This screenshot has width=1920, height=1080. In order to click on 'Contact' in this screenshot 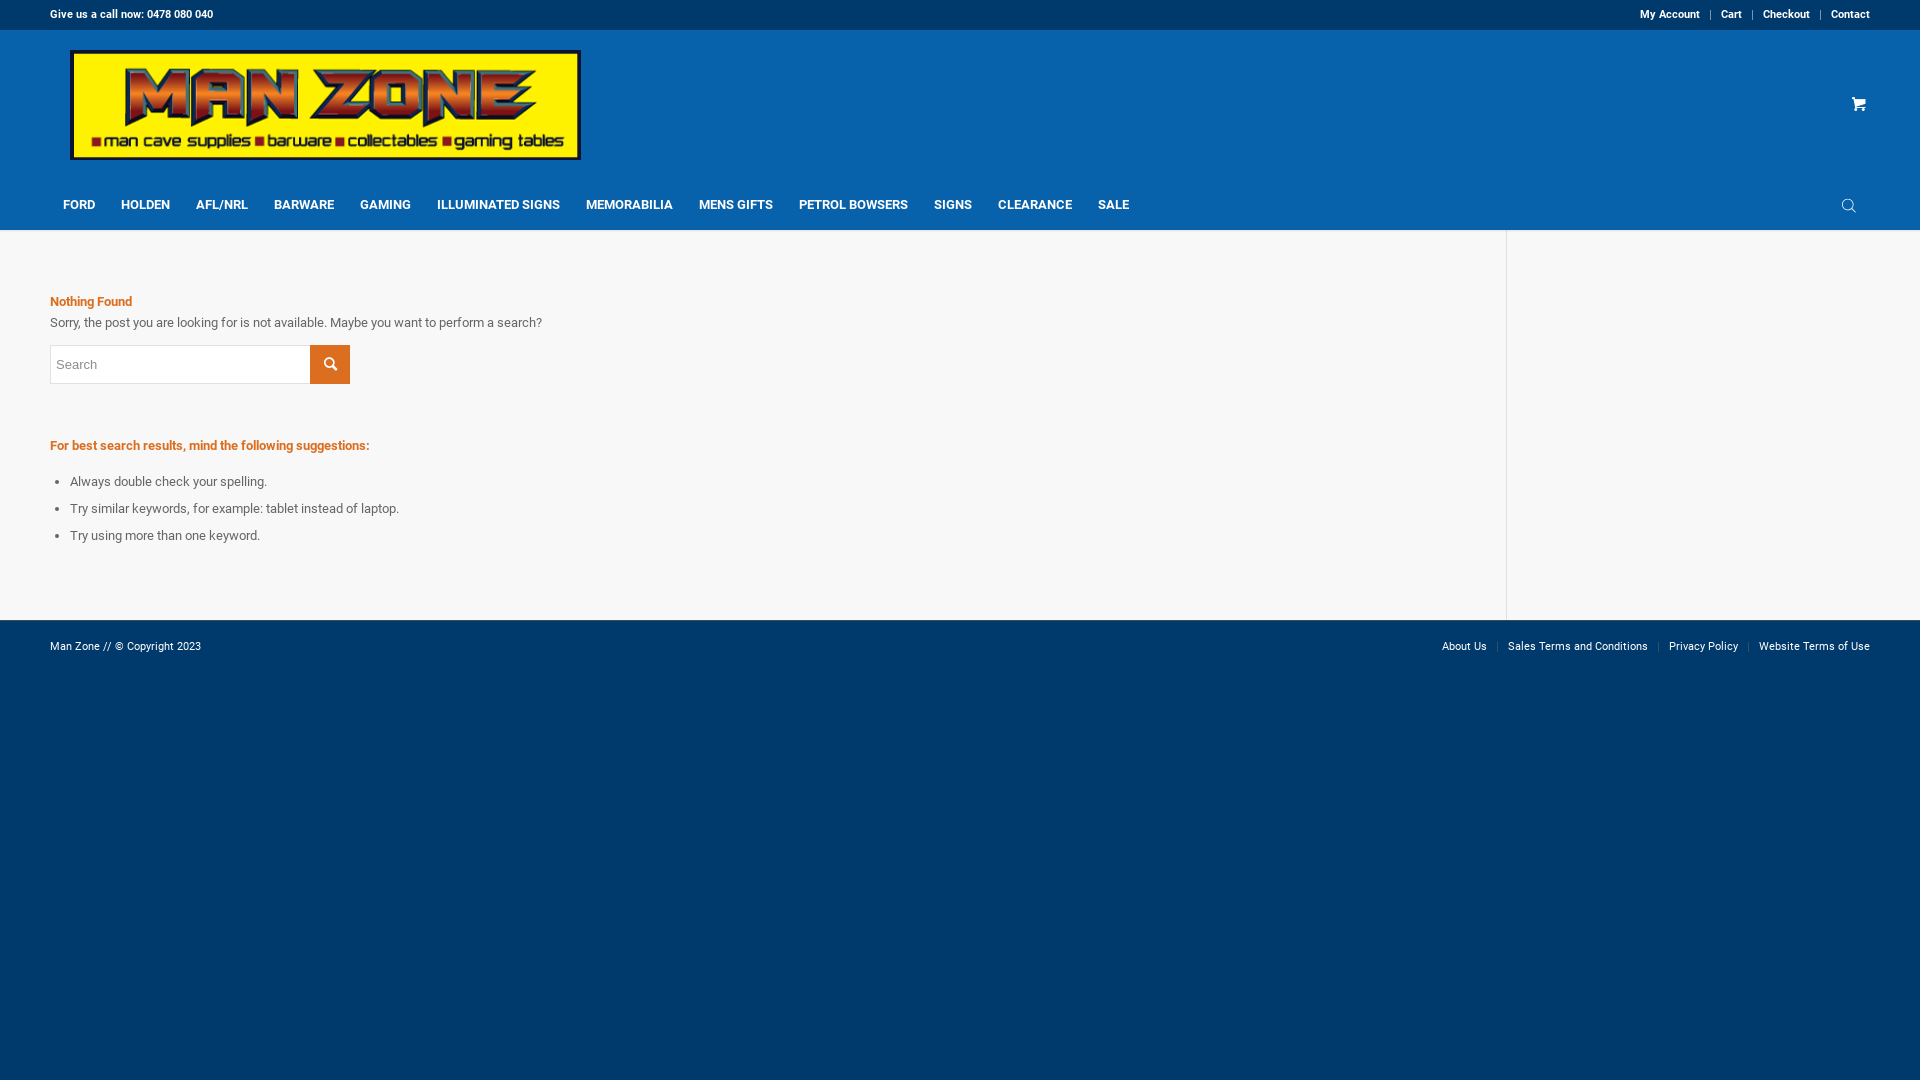, I will do `click(1849, 14)`.